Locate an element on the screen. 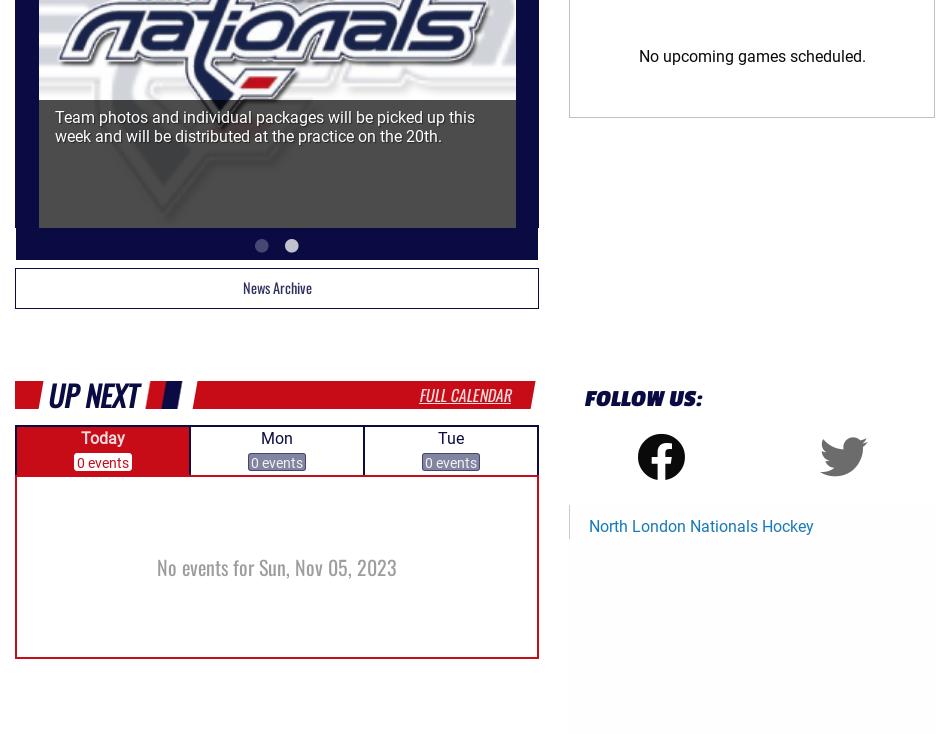 The width and height of the screenshot is (950, 734). 'Team photos and individual packages will be picked up this week and will be distributed at the practice on the 20th.' is located at coordinates (55, 125).